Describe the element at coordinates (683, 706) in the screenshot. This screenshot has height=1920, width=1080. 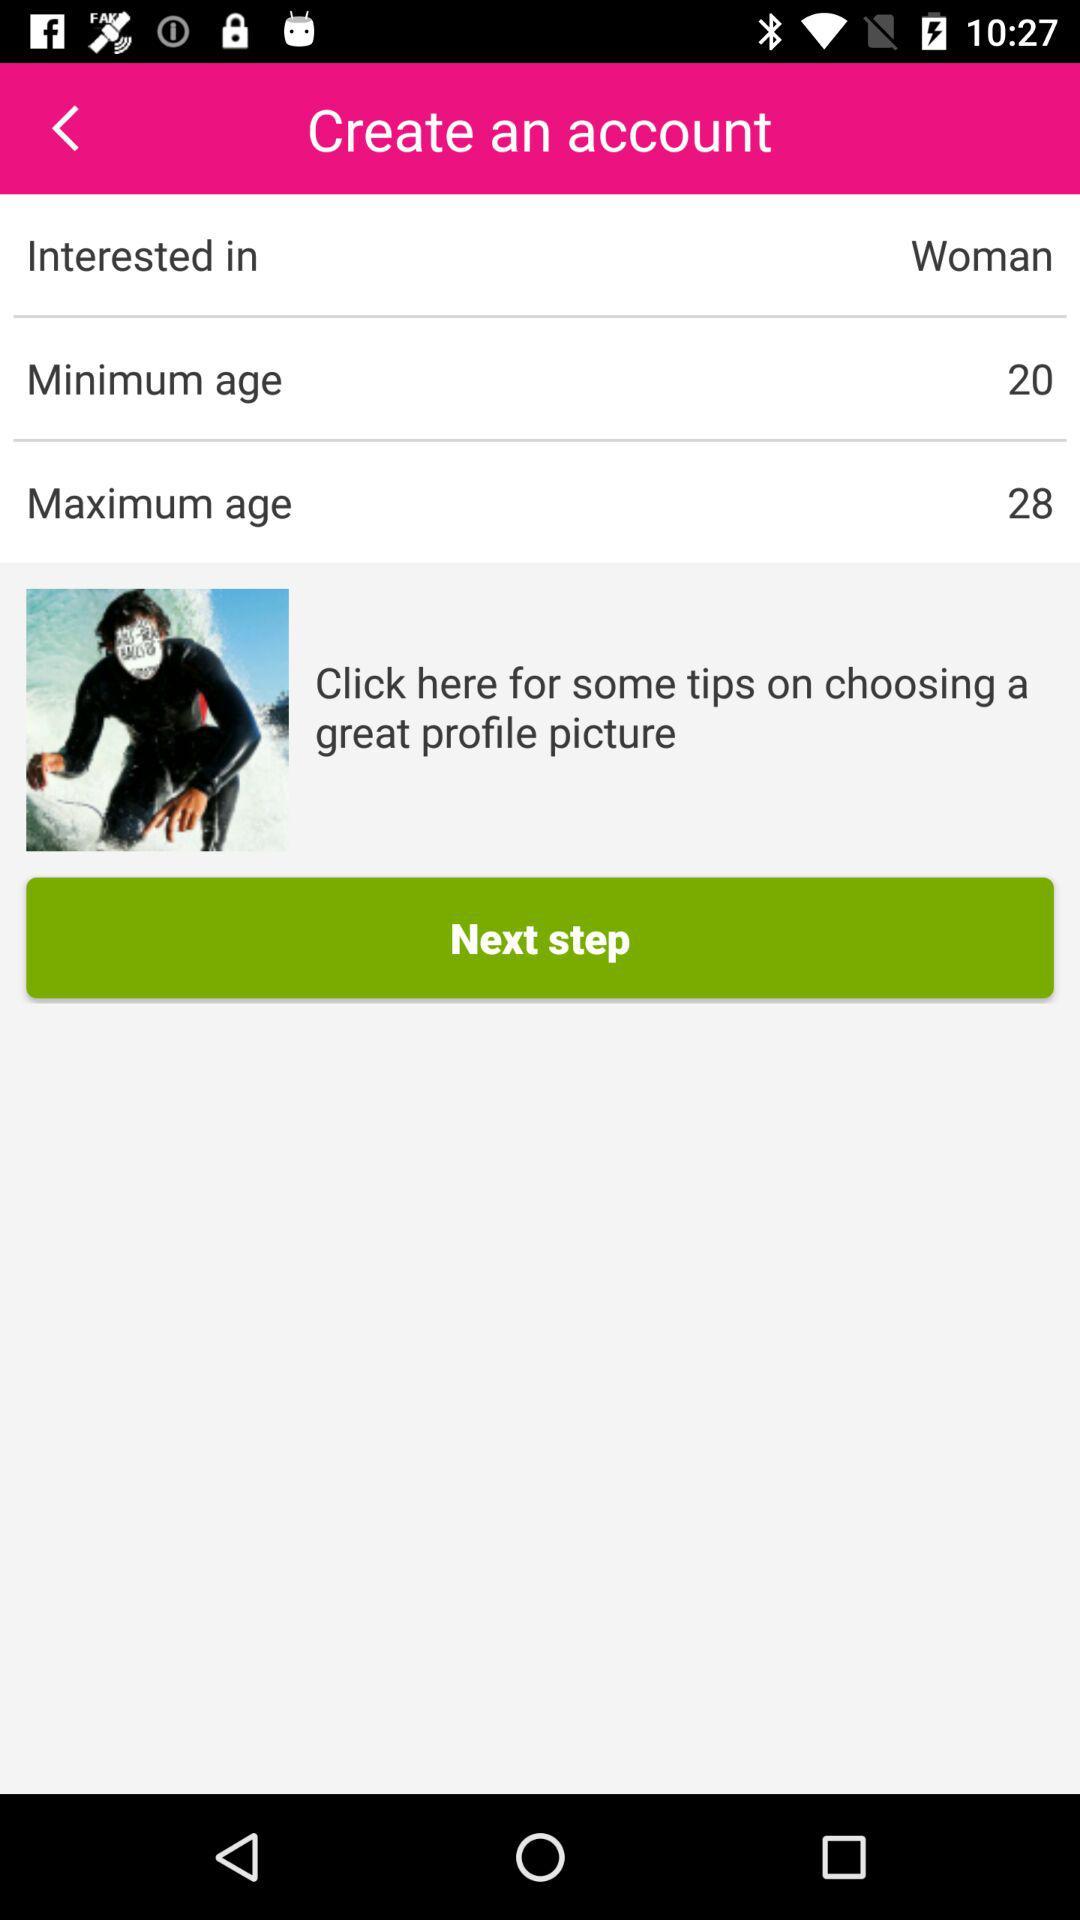
I see `the app below 28 item` at that location.